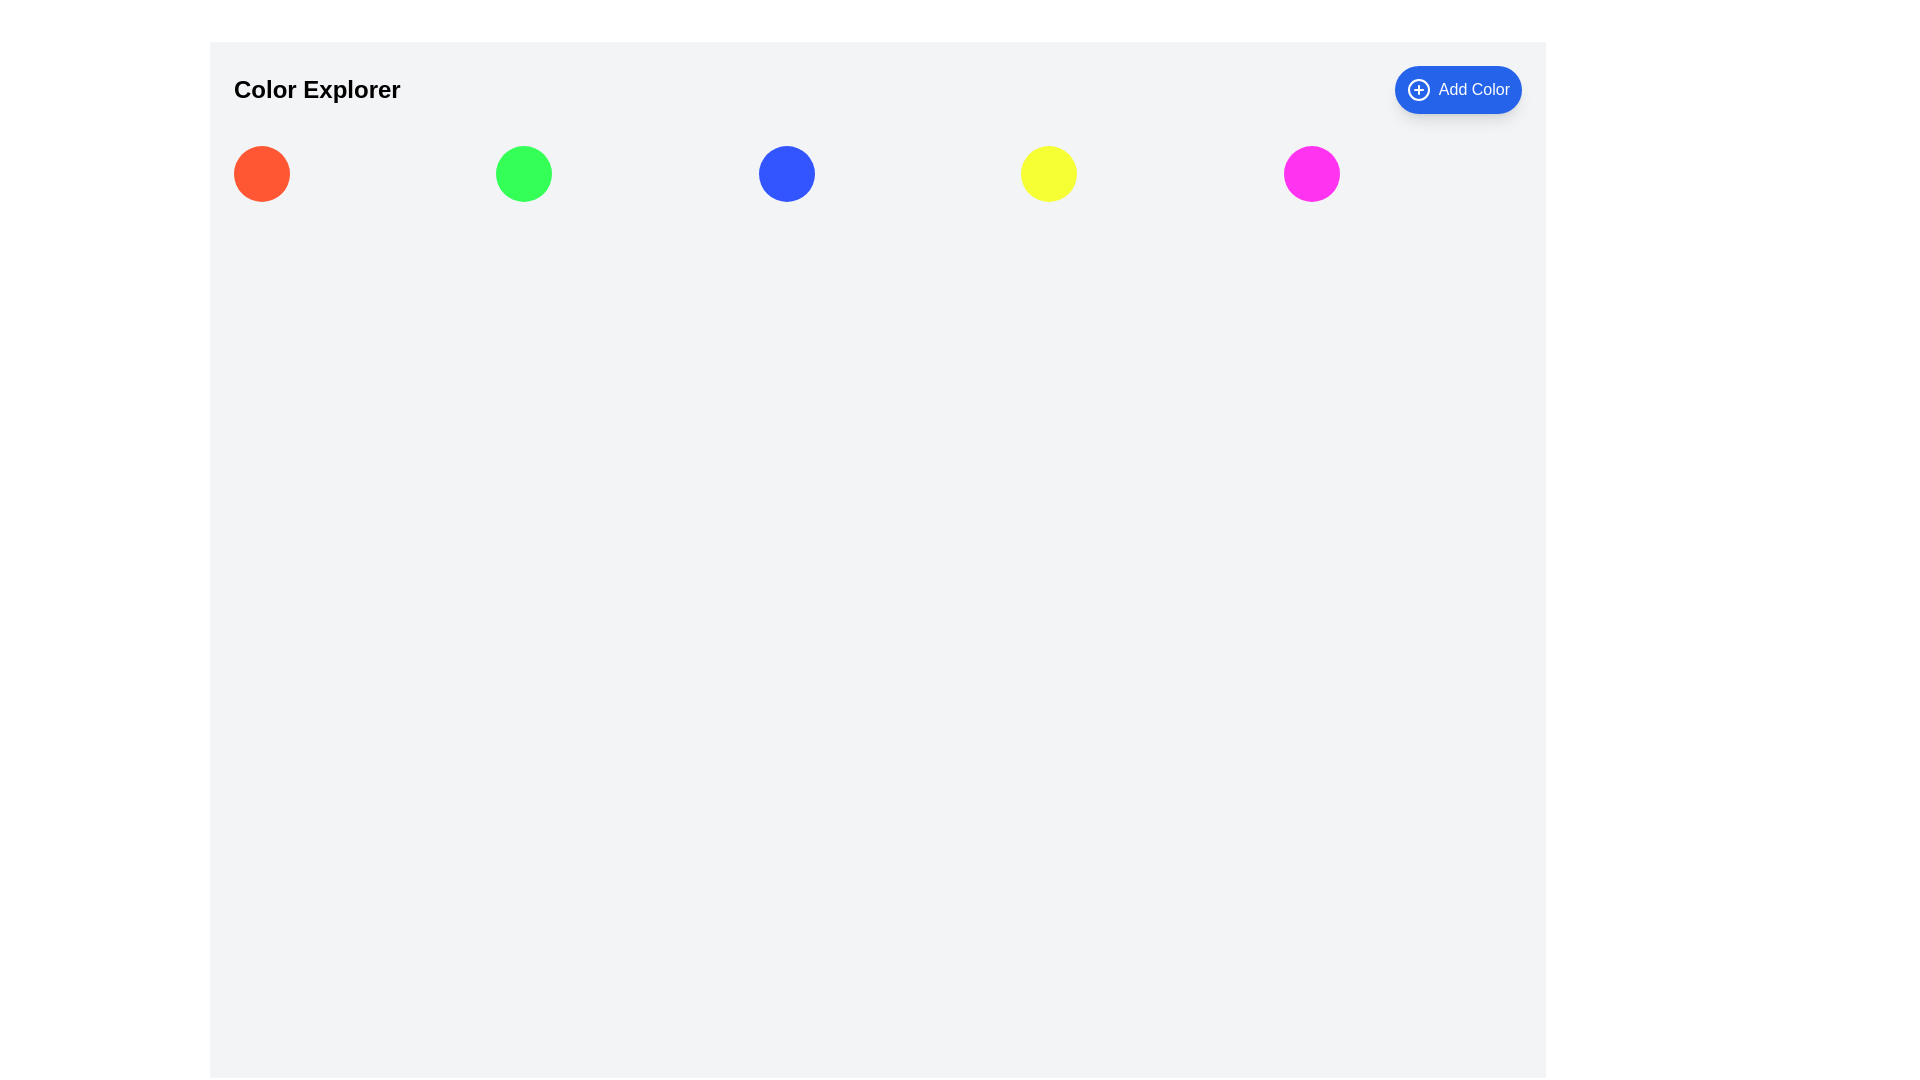  What do you see at coordinates (785, 172) in the screenshot?
I see `the third circular button in a horizontal grid, which is located centrally and is preceded by red and green buttons and followed by yellow and pink buttons` at bounding box center [785, 172].